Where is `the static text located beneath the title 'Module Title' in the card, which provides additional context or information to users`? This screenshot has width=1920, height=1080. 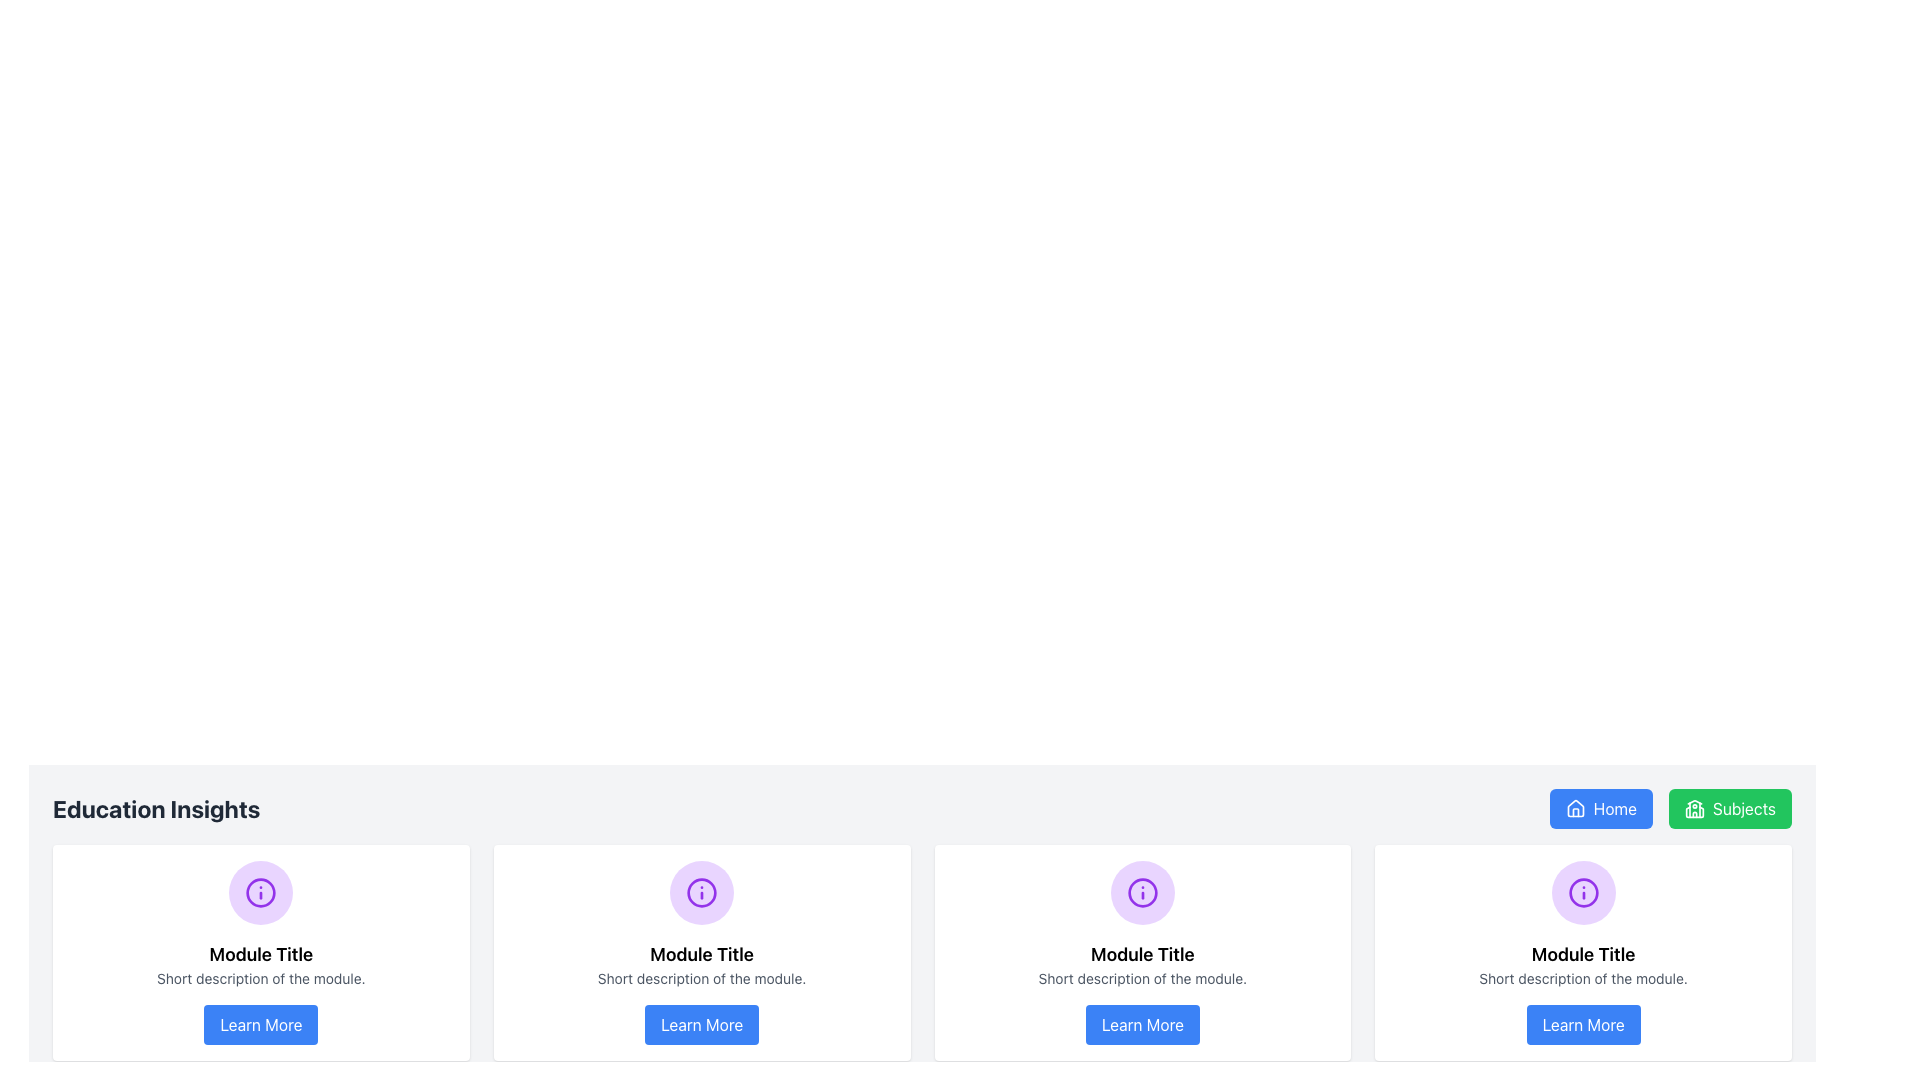 the static text located beneath the title 'Module Title' in the card, which provides additional context or information to users is located at coordinates (1142, 978).